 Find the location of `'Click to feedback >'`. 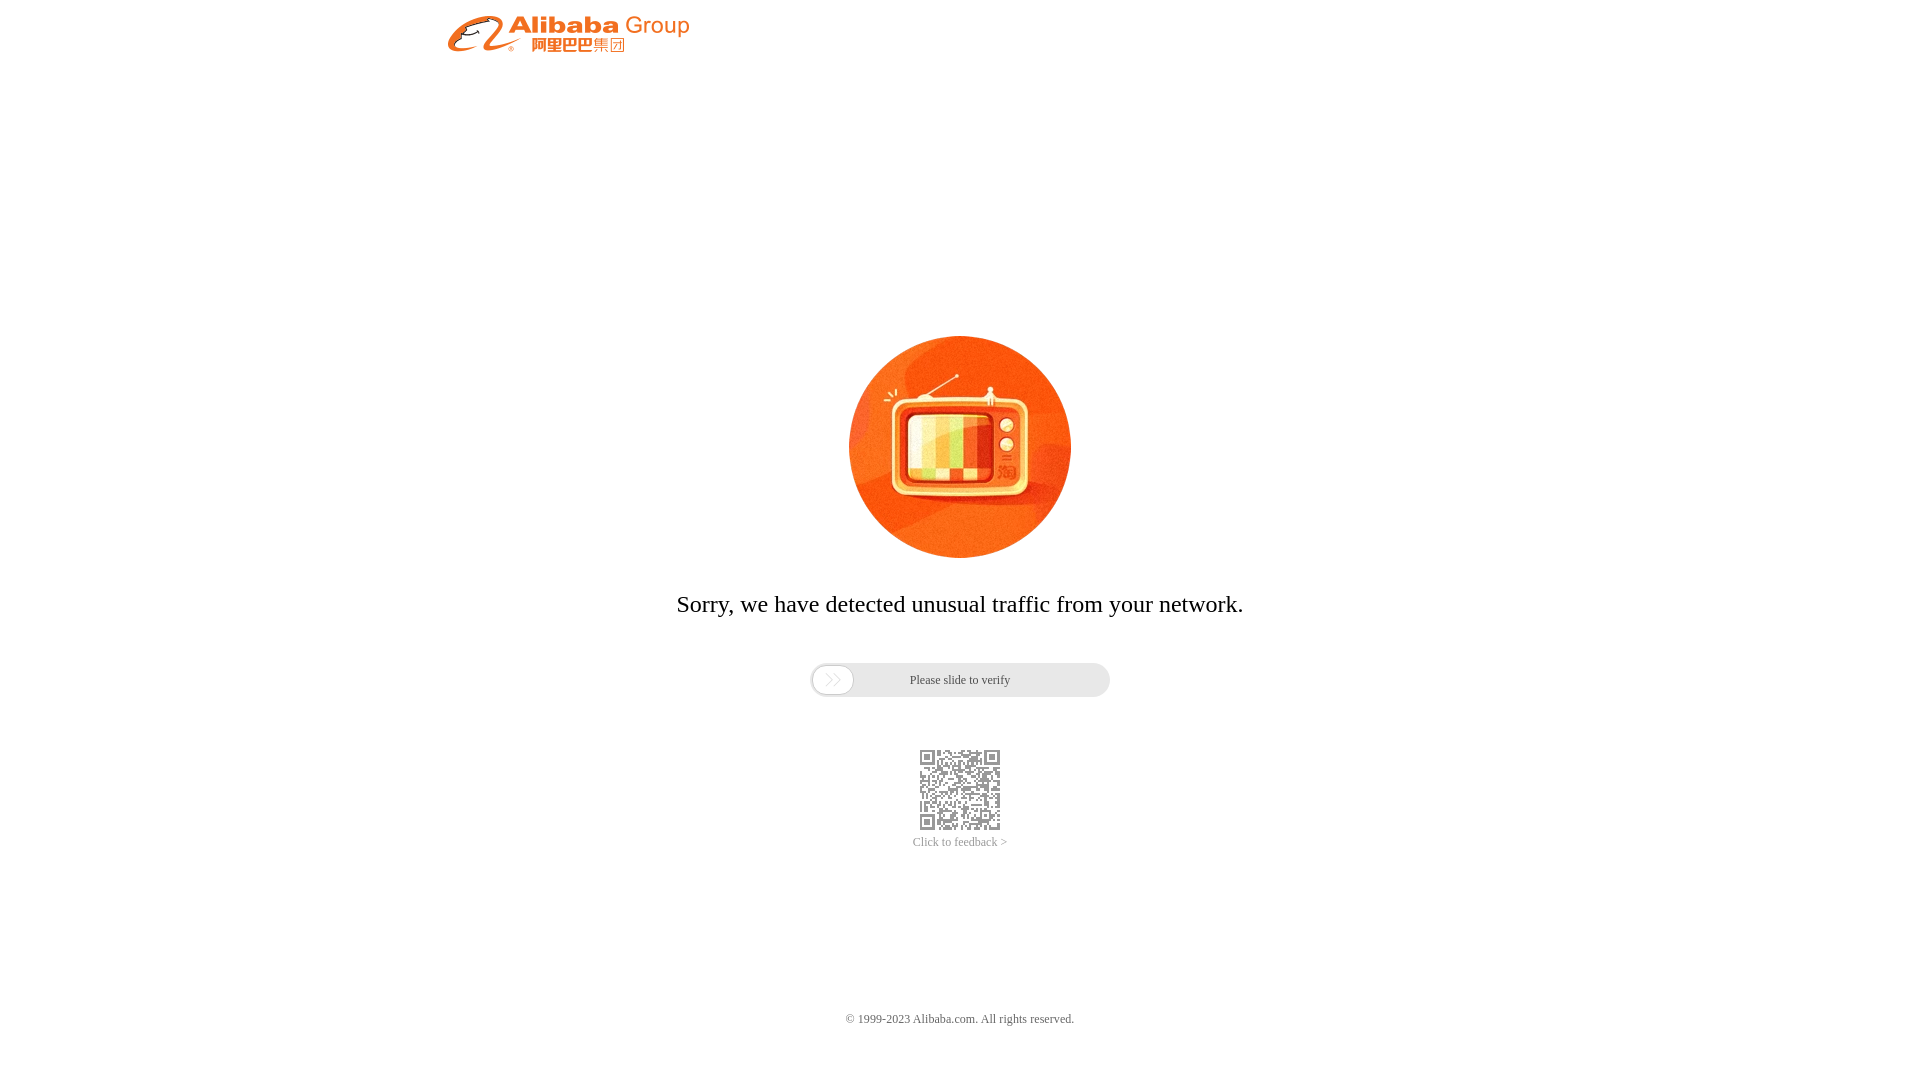

'Click to feedback >' is located at coordinates (911, 842).